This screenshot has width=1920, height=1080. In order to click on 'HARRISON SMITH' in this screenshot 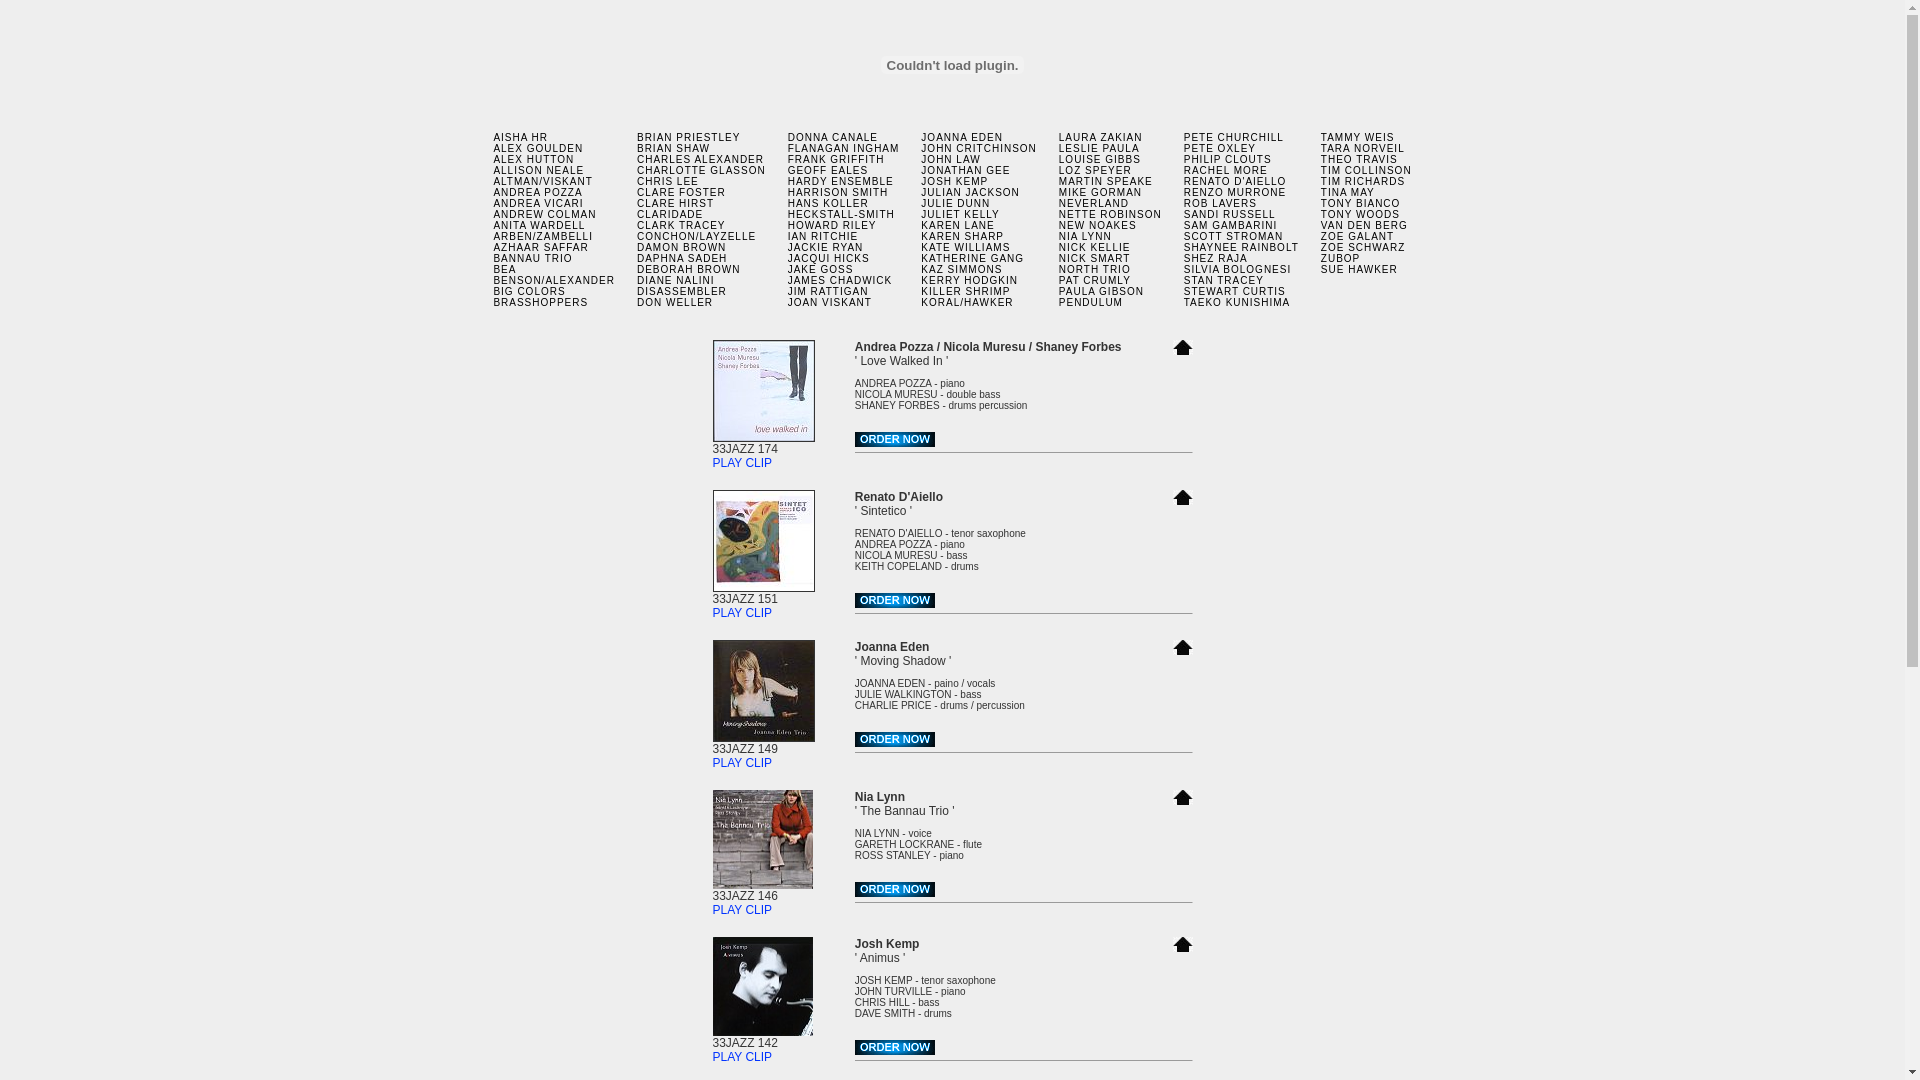, I will do `click(838, 192)`.